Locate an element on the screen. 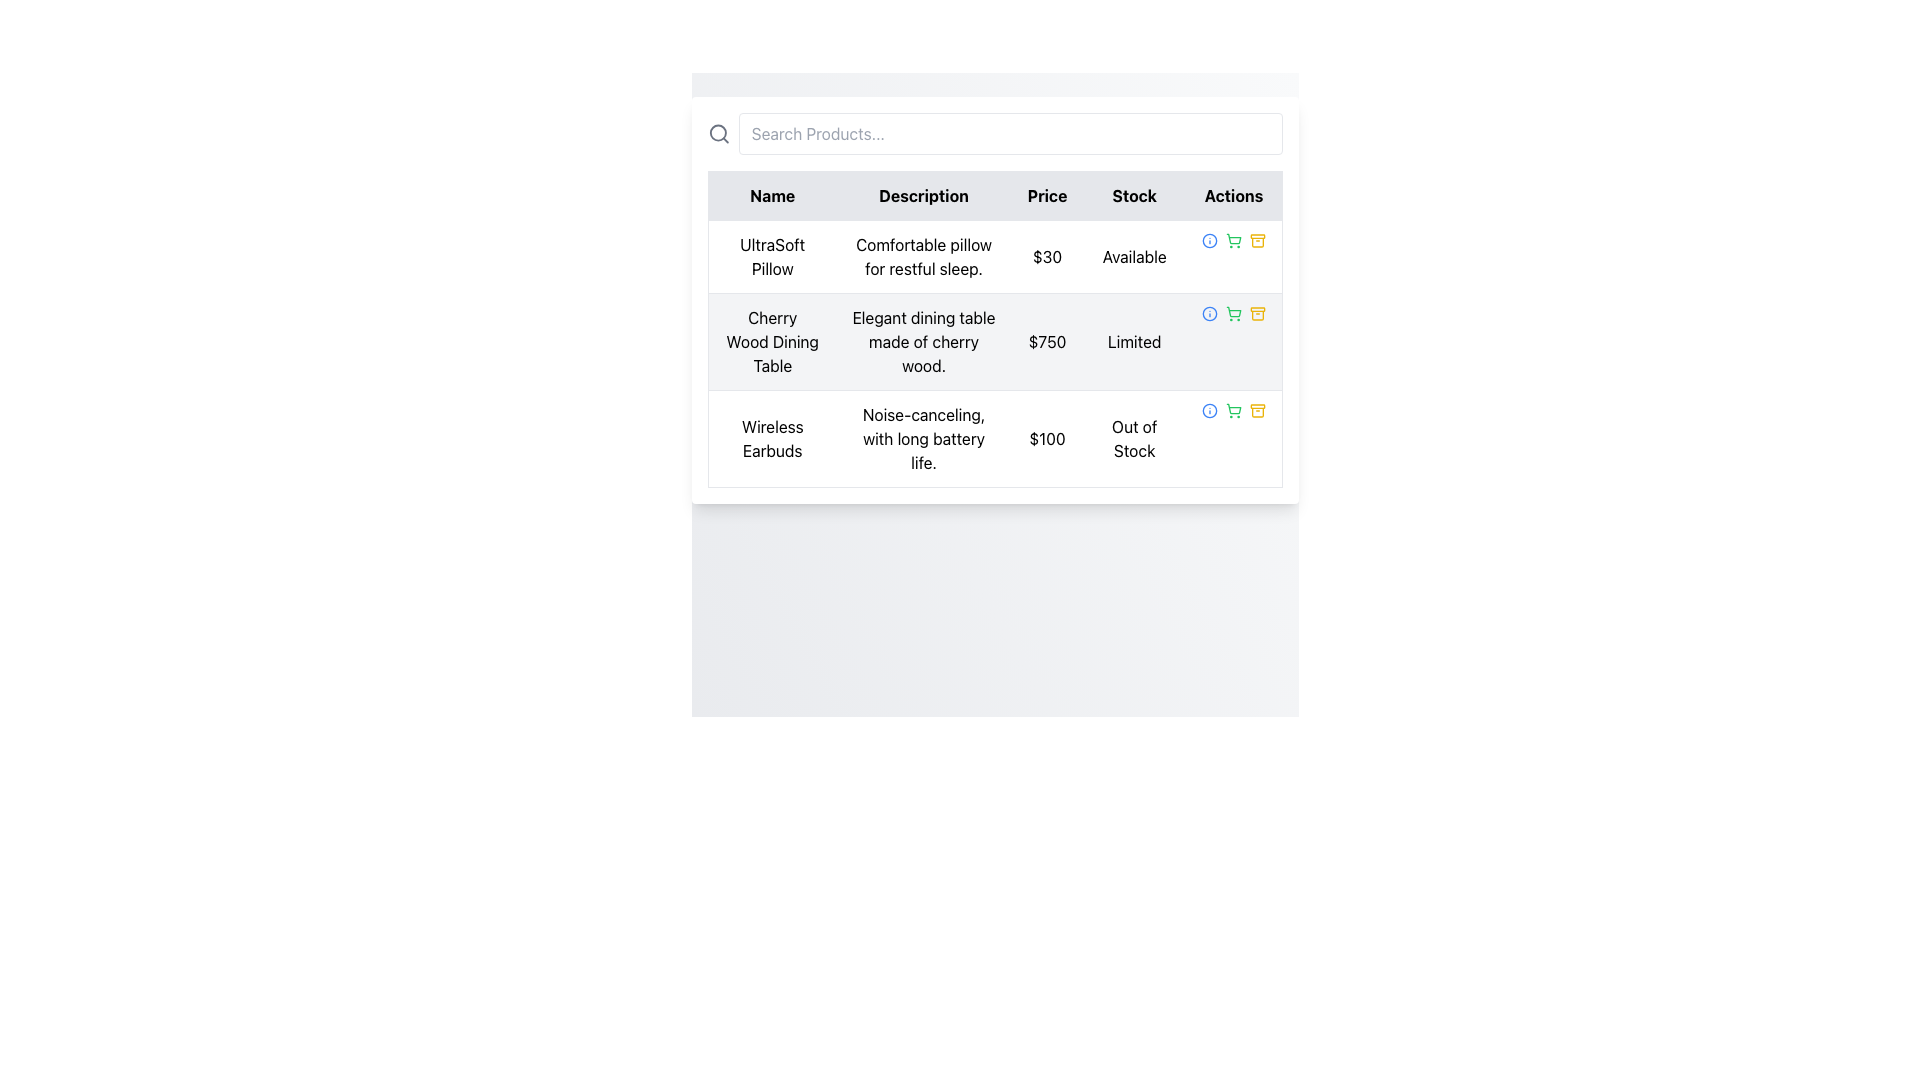 The height and width of the screenshot is (1080, 1920). the button for adding the associated product to the shopping cart, which is the third interactive icon in the 'Actions' column of the last row of the table is located at coordinates (1232, 410).